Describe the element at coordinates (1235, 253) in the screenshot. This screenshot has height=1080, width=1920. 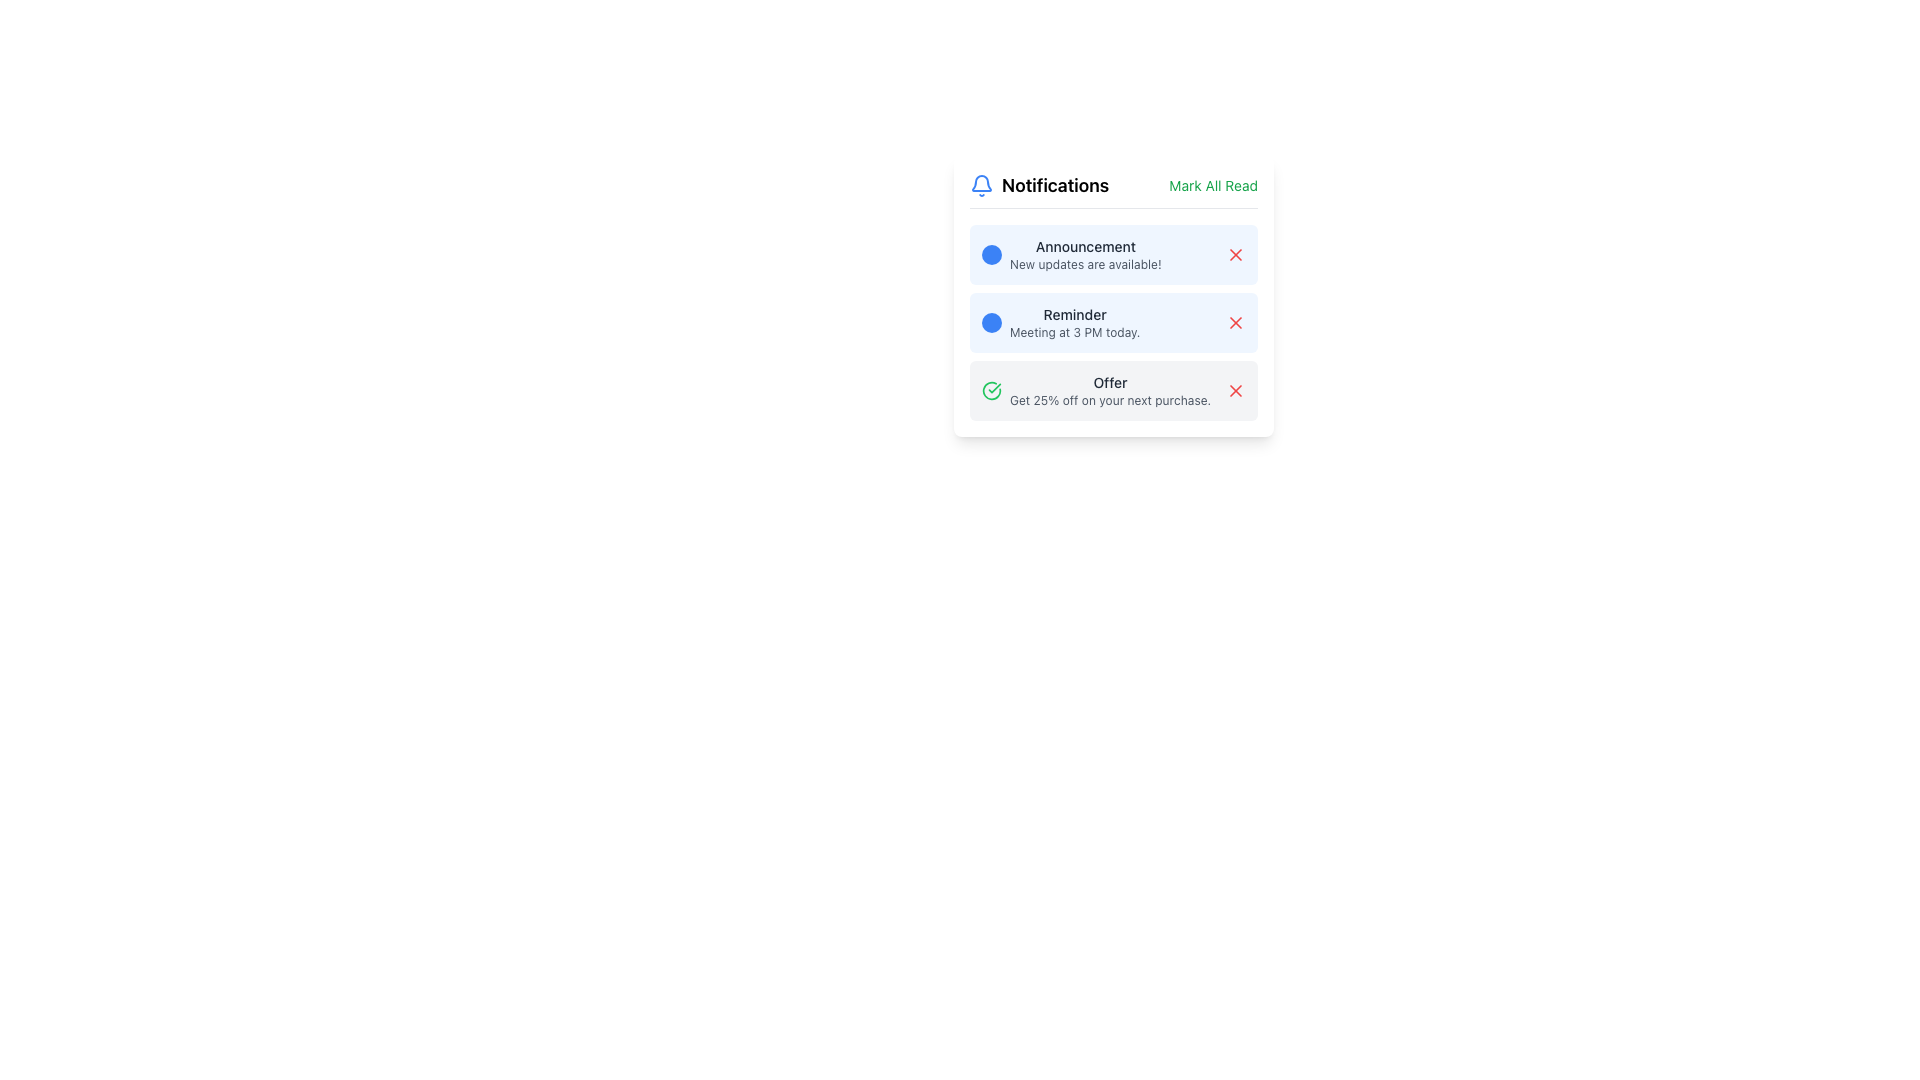
I see `the close button located in the top-right corner of the 'Announcement' notification card` at that location.